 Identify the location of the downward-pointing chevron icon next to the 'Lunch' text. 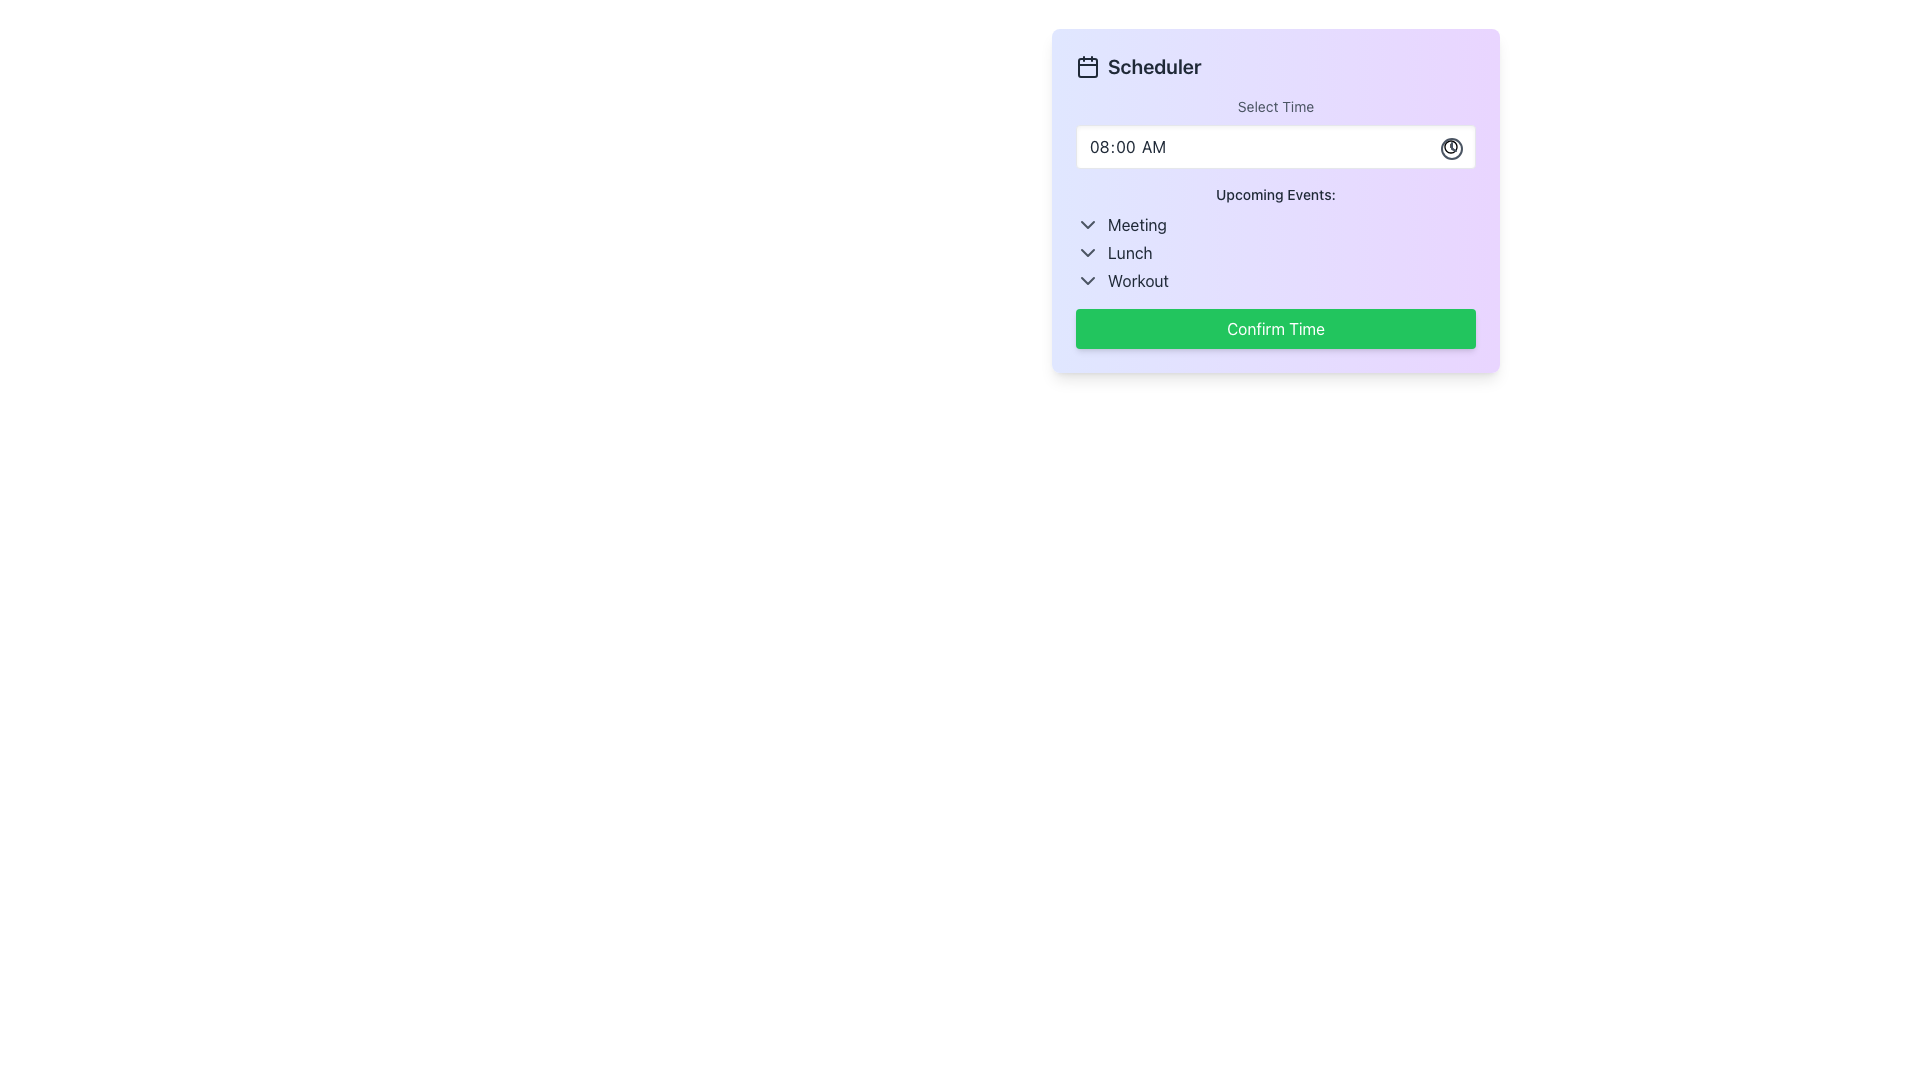
(1087, 252).